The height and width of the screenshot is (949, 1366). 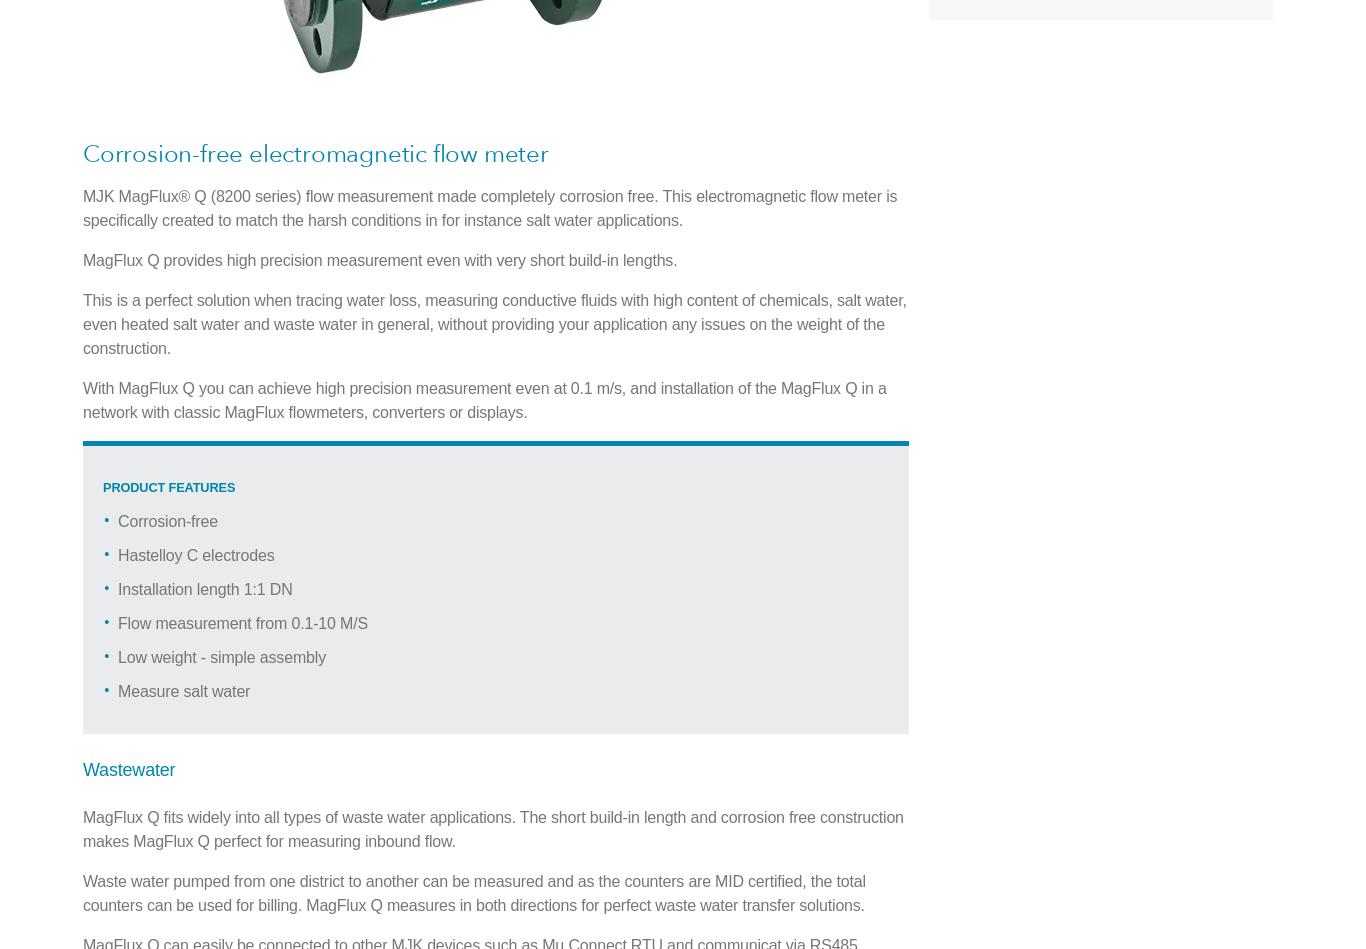 What do you see at coordinates (477, 14) in the screenshot?
I see `'Why am I seeing this?'` at bounding box center [477, 14].